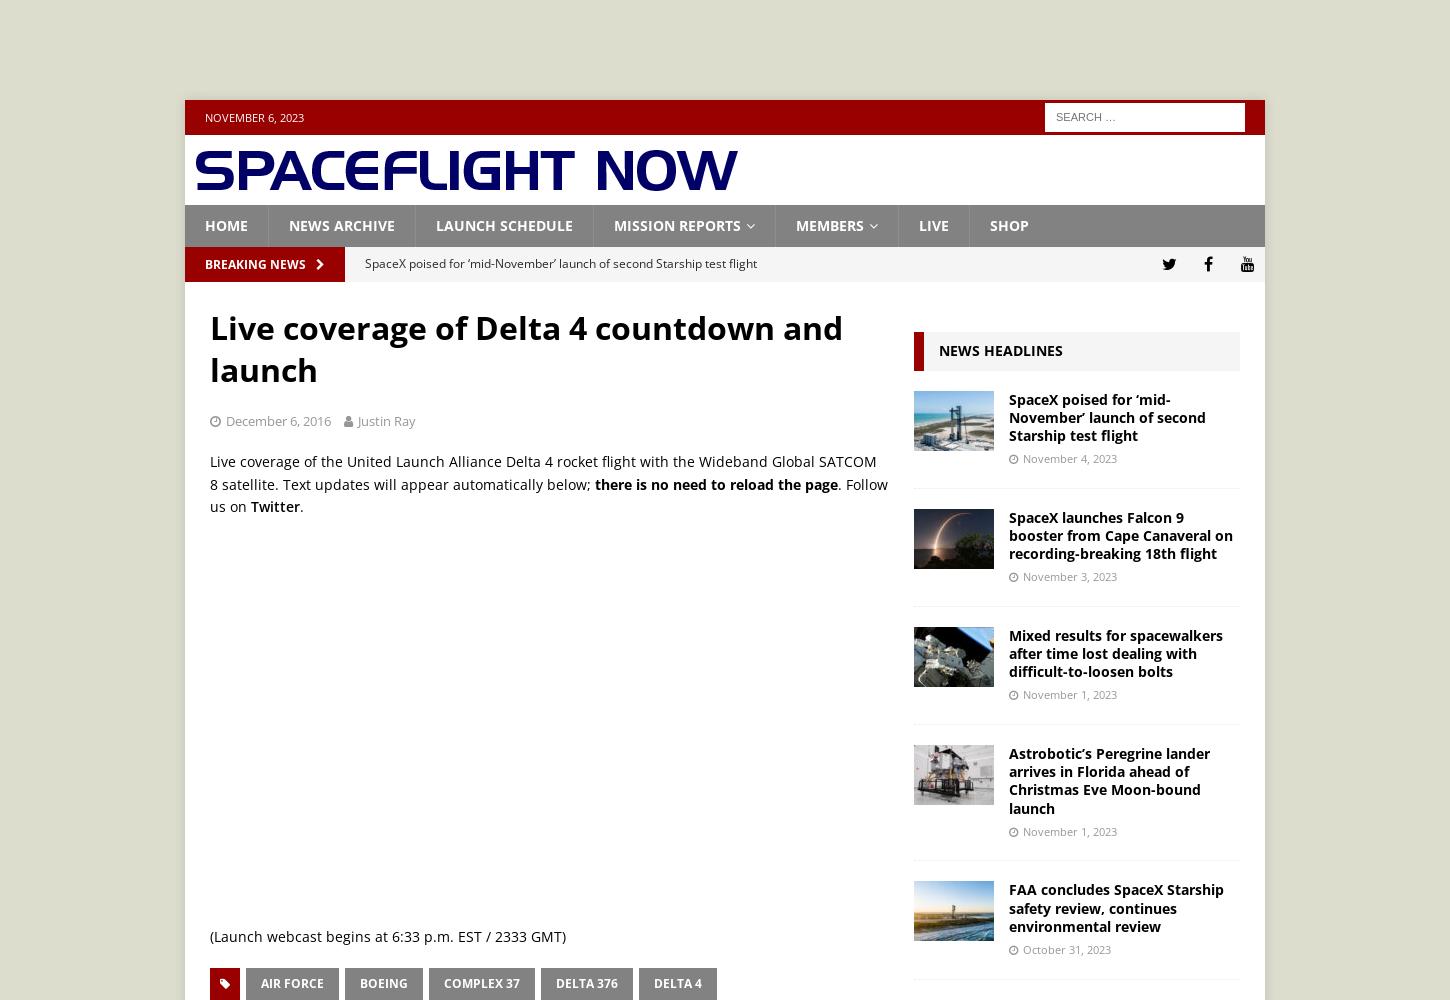 The width and height of the screenshot is (1450, 1000). Describe the element at coordinates (302, 506) in the screenshot. I see `'.'` at that location.